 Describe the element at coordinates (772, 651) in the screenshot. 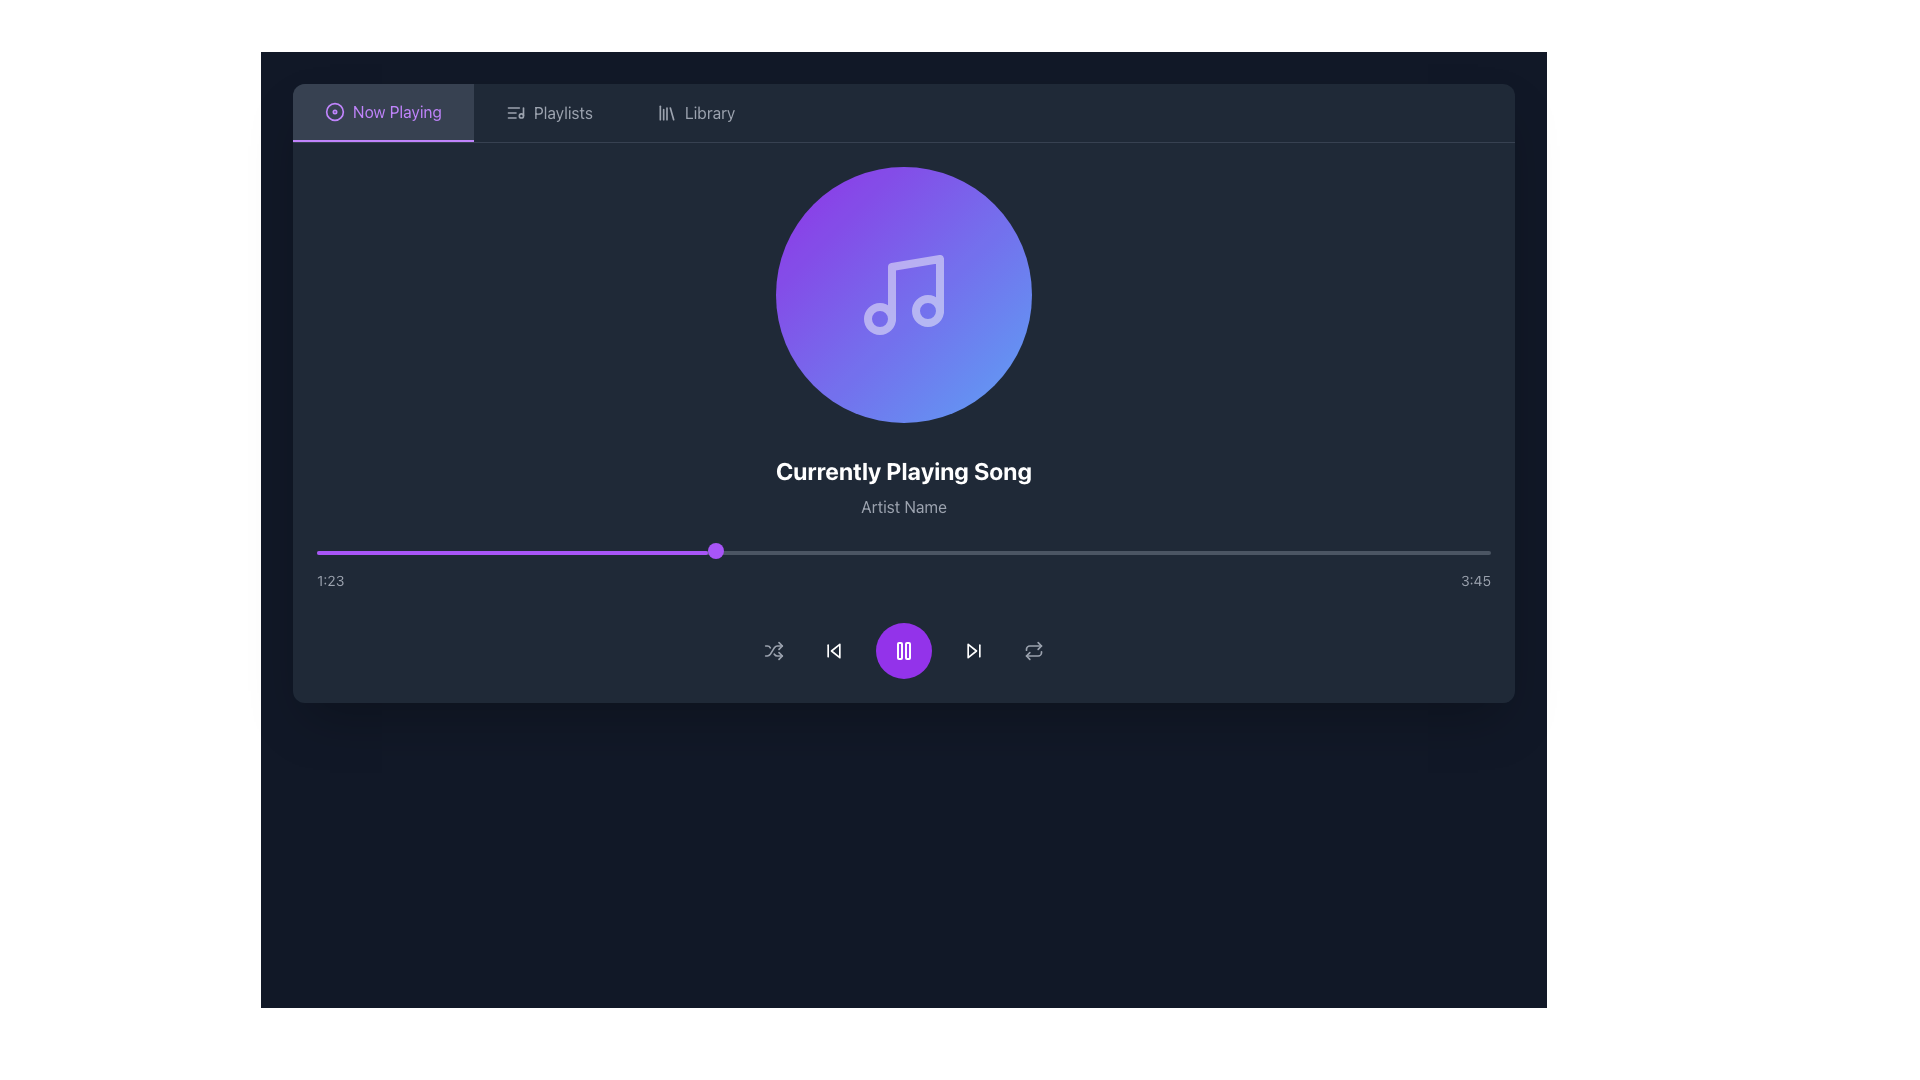

I see `the shuffle icon button, which resembles two crossing arrows in a line-based design` at that location.